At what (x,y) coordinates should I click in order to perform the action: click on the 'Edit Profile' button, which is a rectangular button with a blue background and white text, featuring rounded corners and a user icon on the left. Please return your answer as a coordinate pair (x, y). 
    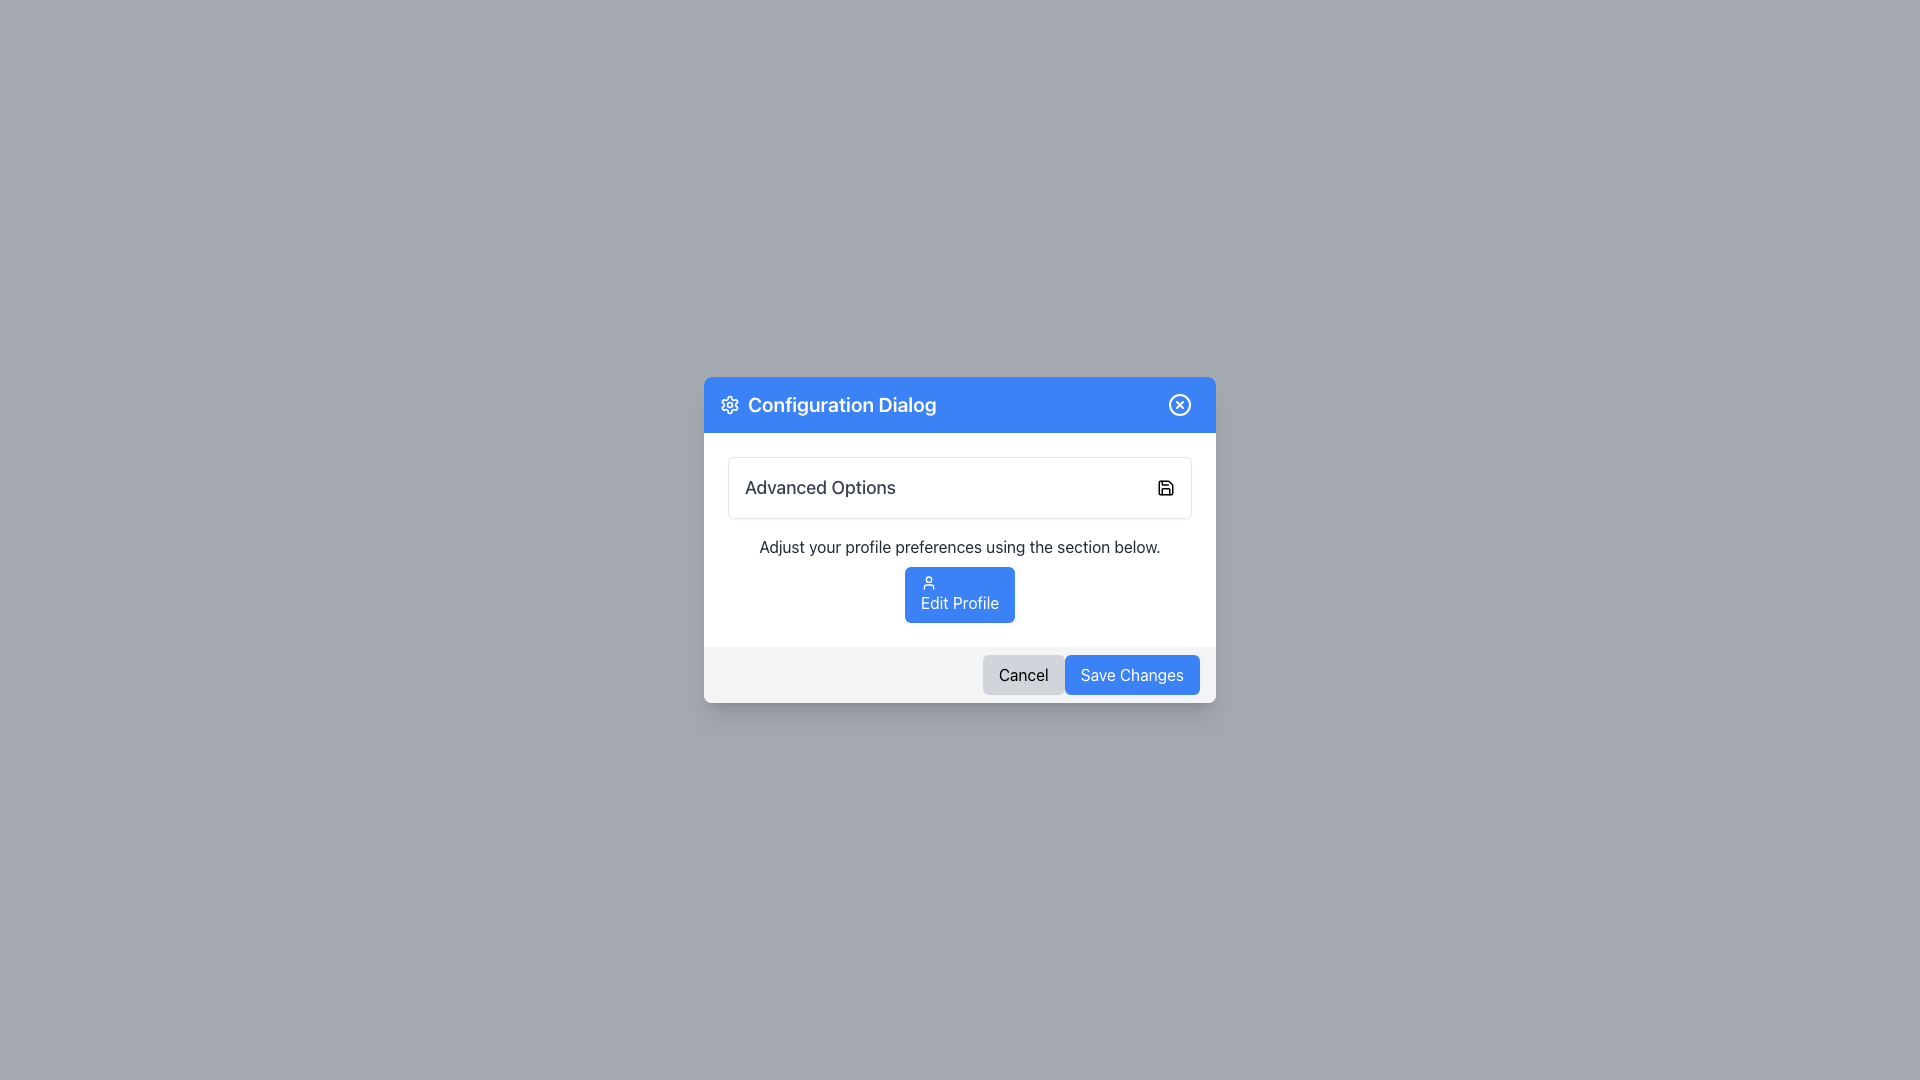
    Looking at the image, I should click on (960, 593).